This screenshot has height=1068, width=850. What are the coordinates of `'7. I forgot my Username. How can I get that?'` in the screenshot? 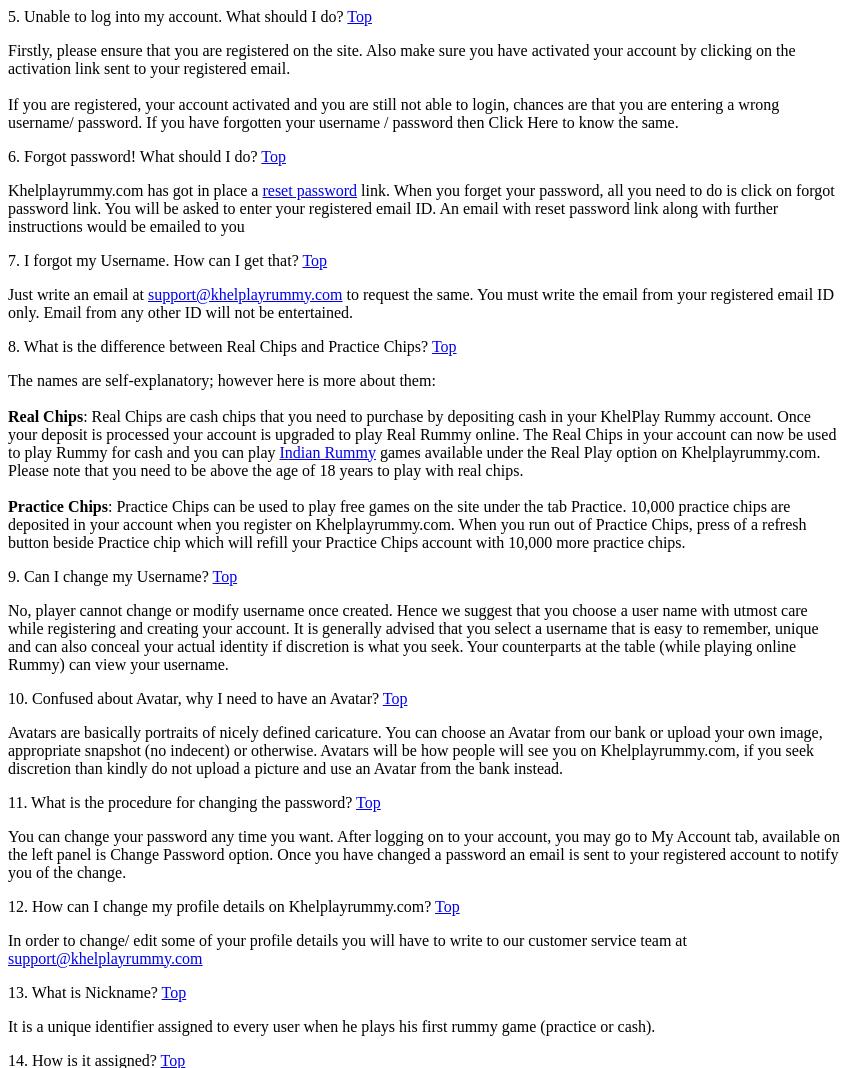 It's located at (155, 259).